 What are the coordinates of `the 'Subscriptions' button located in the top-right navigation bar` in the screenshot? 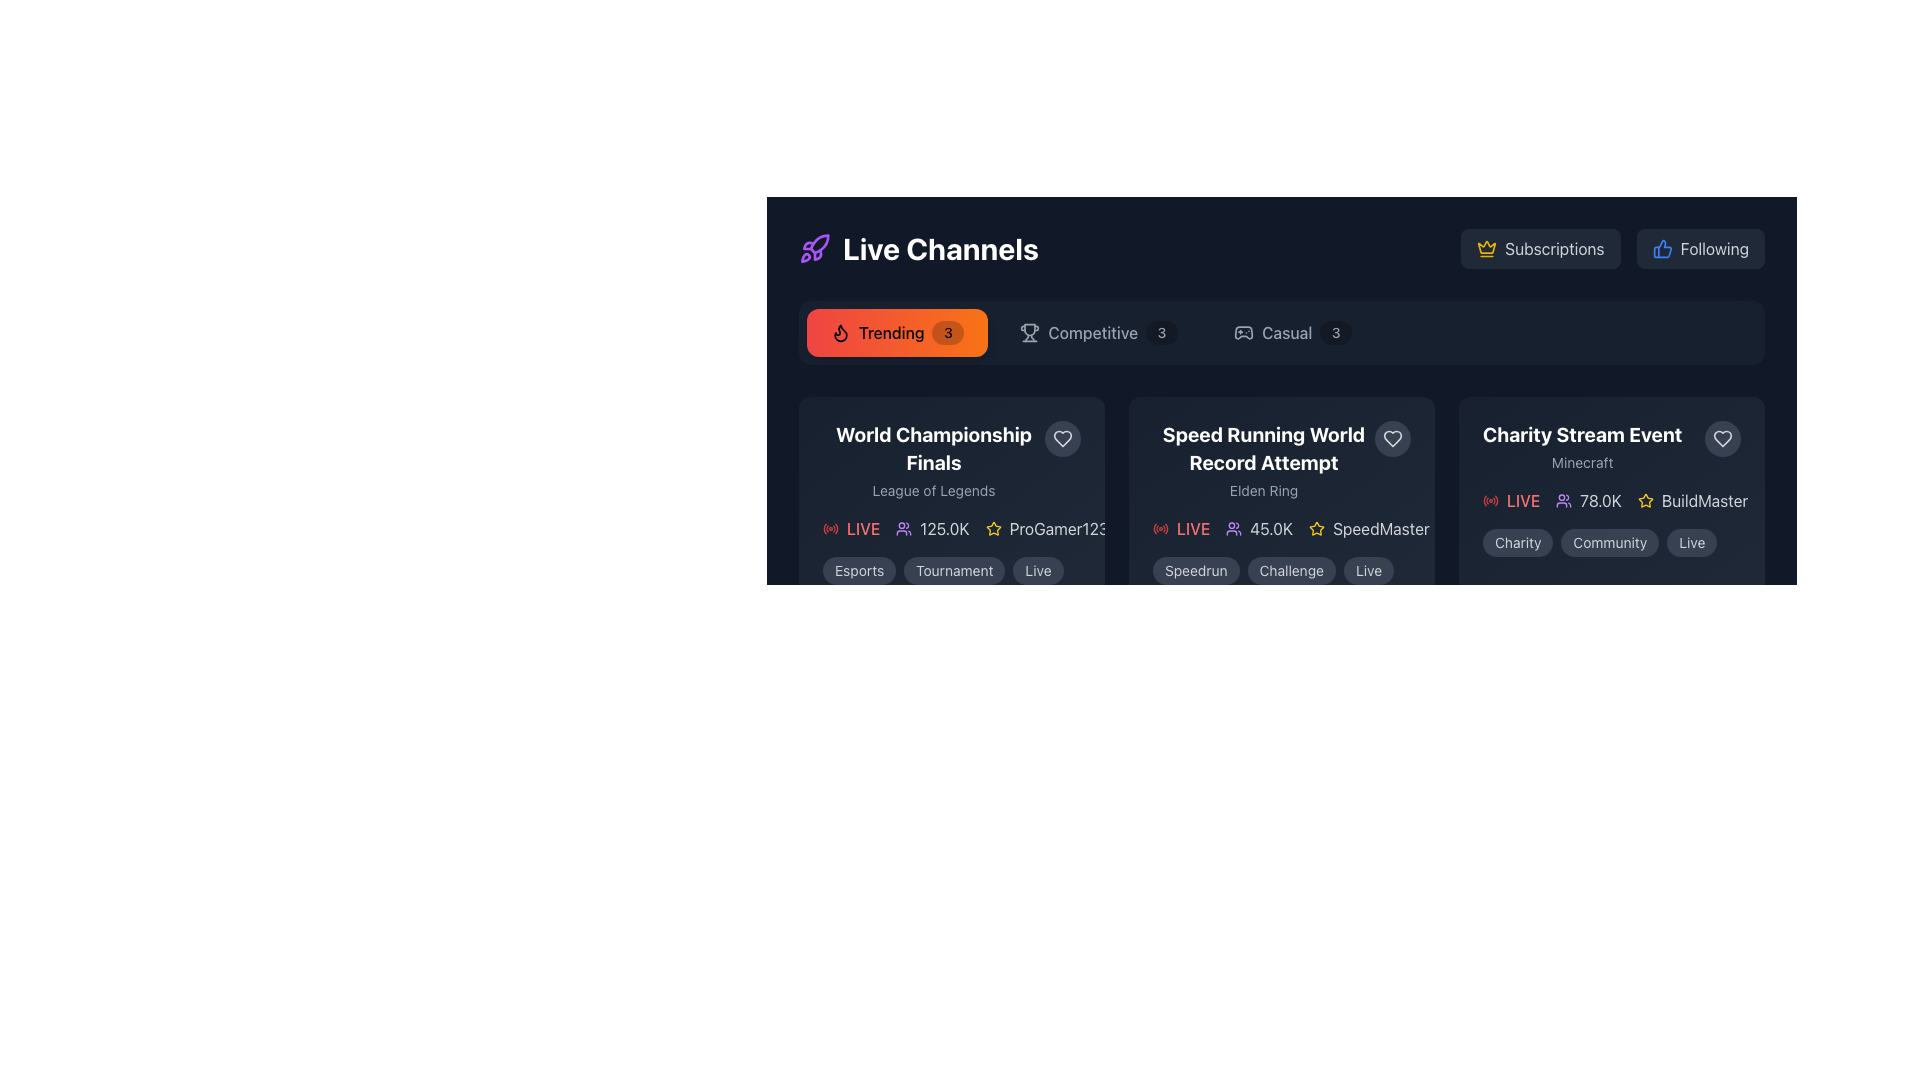 It's located at (1553, 248).